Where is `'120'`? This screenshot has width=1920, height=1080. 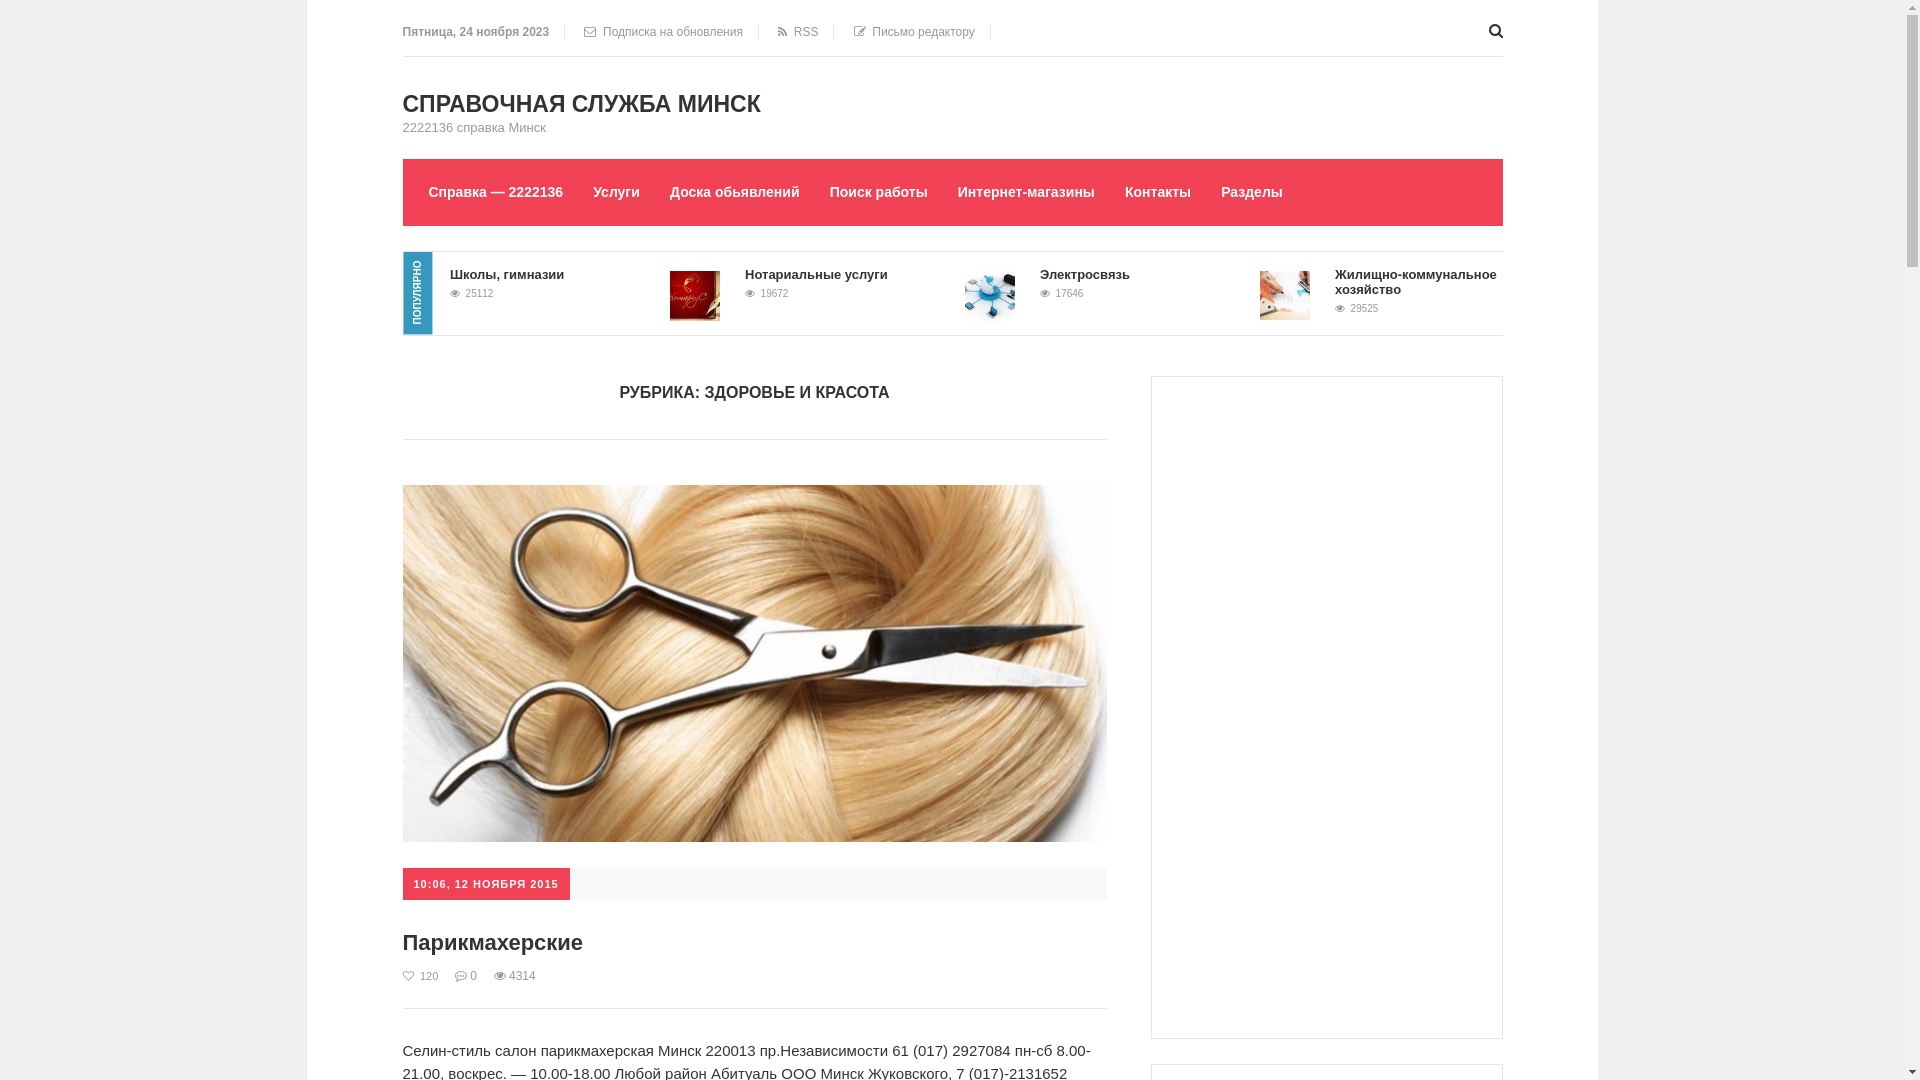
'120' is located at coordinates (419, 974).